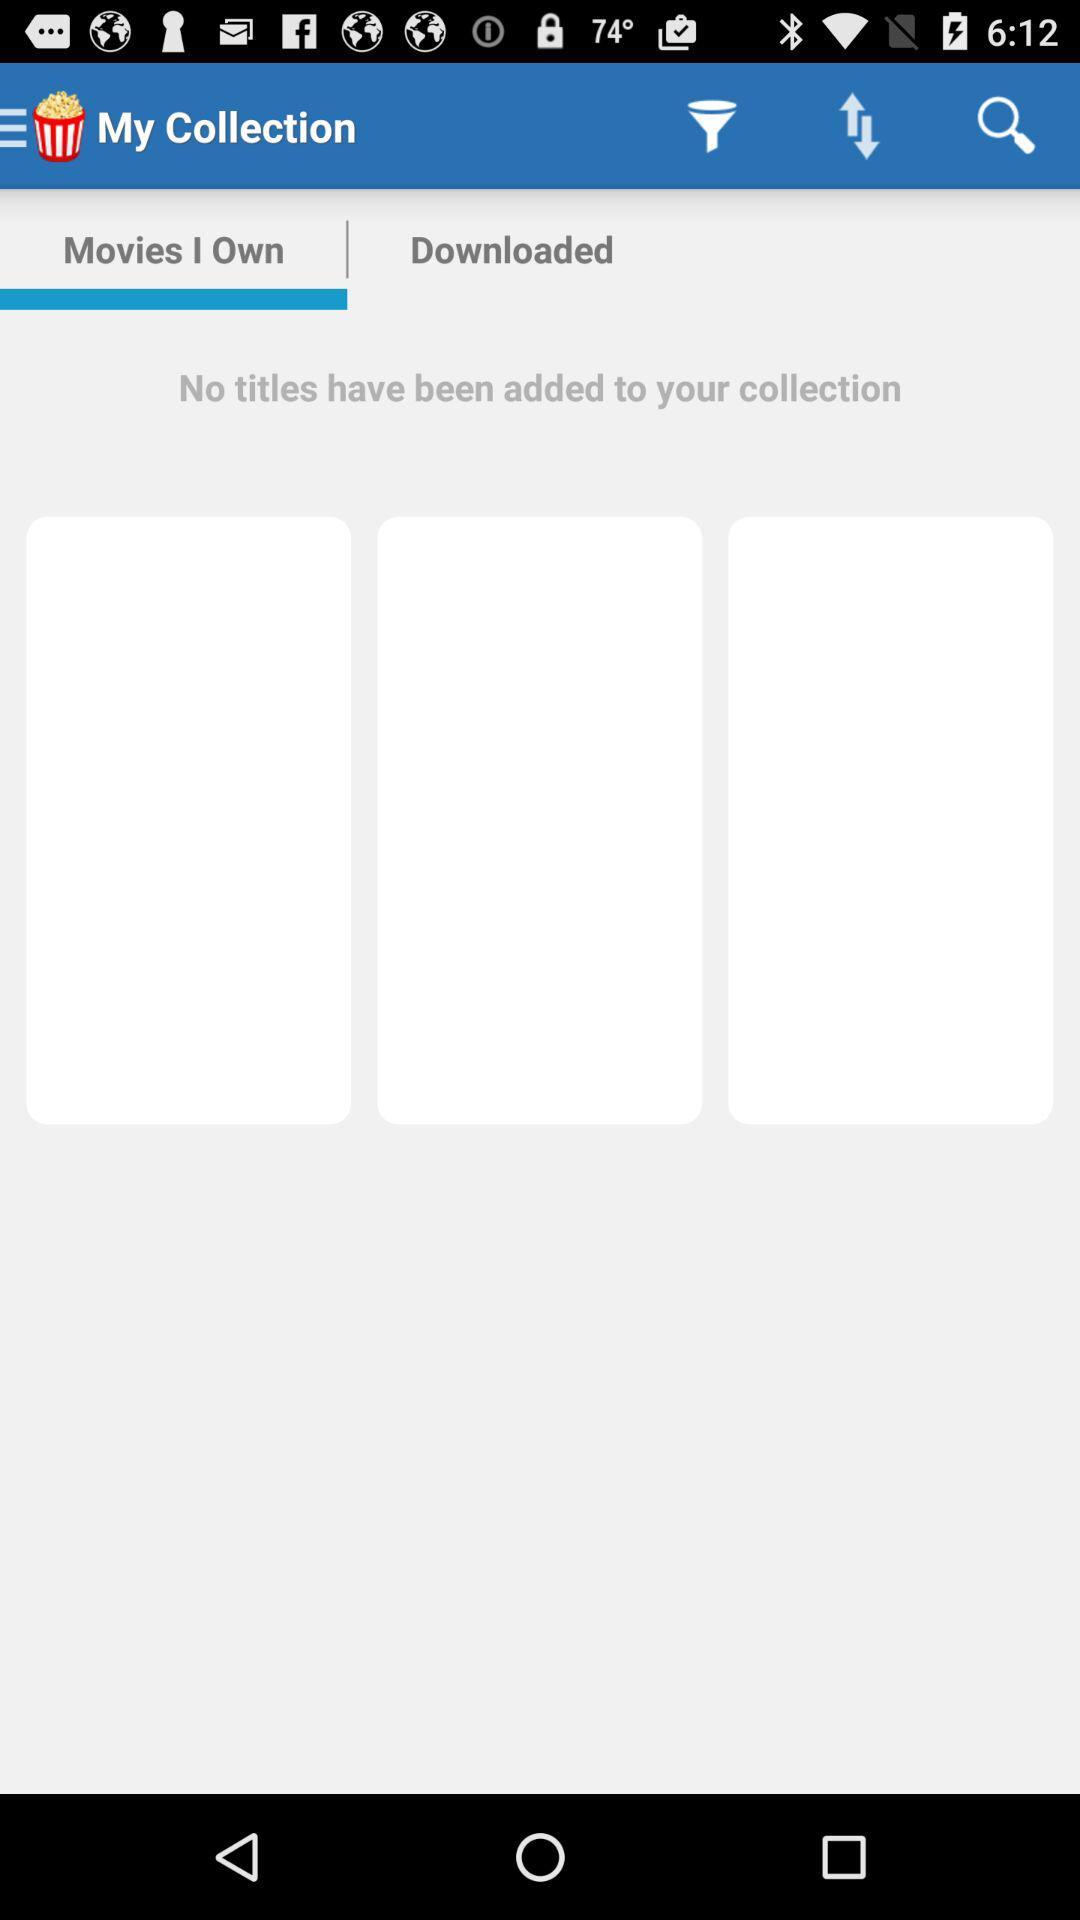 This screenshot has width=1080, height=1920. Describe the element at coordinates (172, 248) in the screenshot. I see `movies i own app` at that location.